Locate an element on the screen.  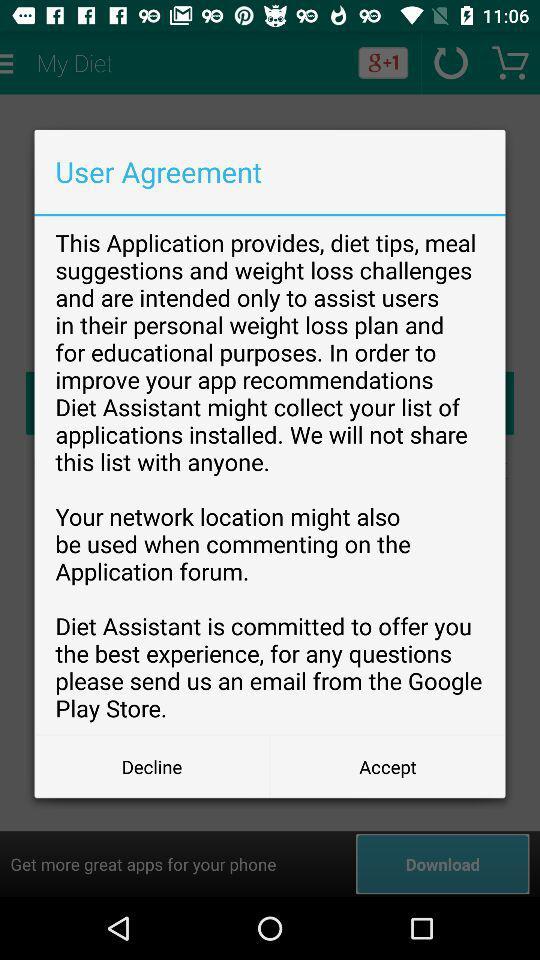
icon to the left of accept button is located at coordinates (151, 765).